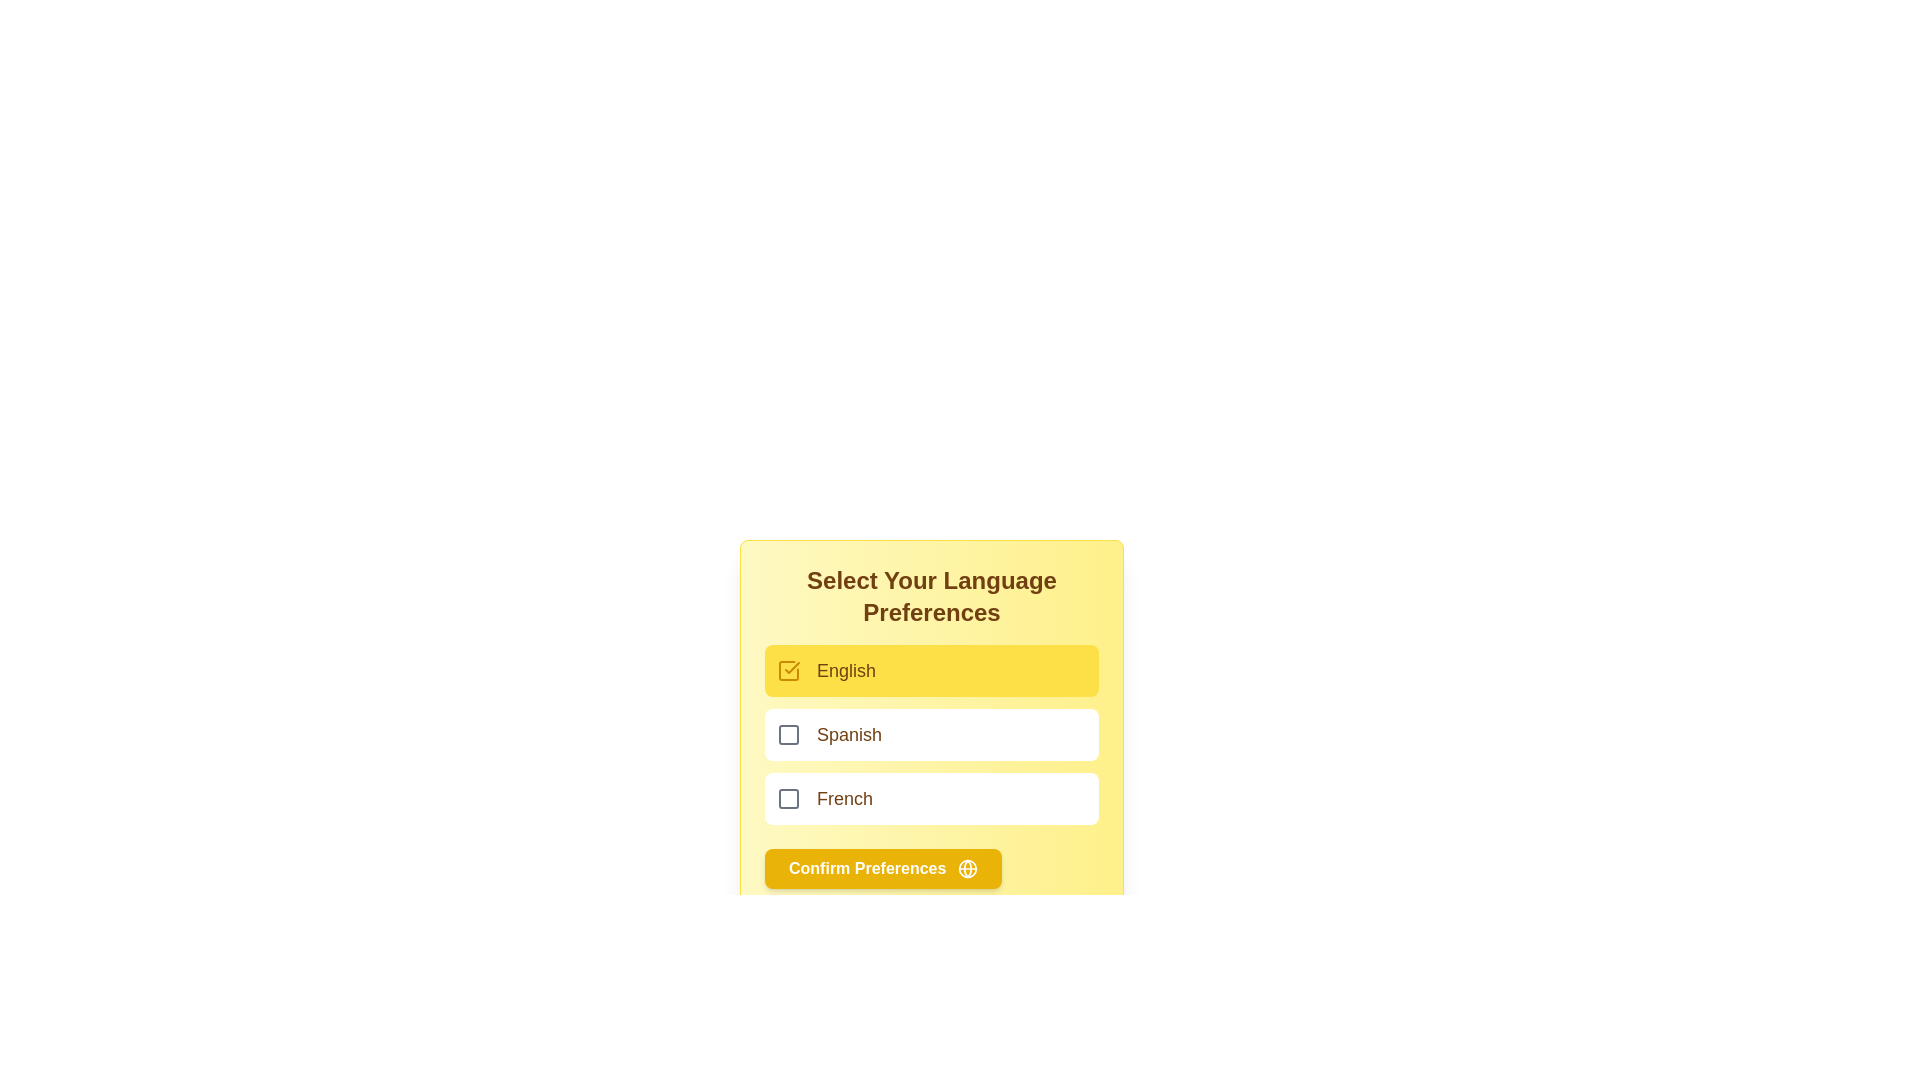  What do you see at coordinates (968, 867) in the screenshot?
I see `the circular globe icon with a wireframe design on a yellow background, located to the right of the 'Confirm Preferences' text inside a yellow rectangular button` at bounding box center [968, 867].